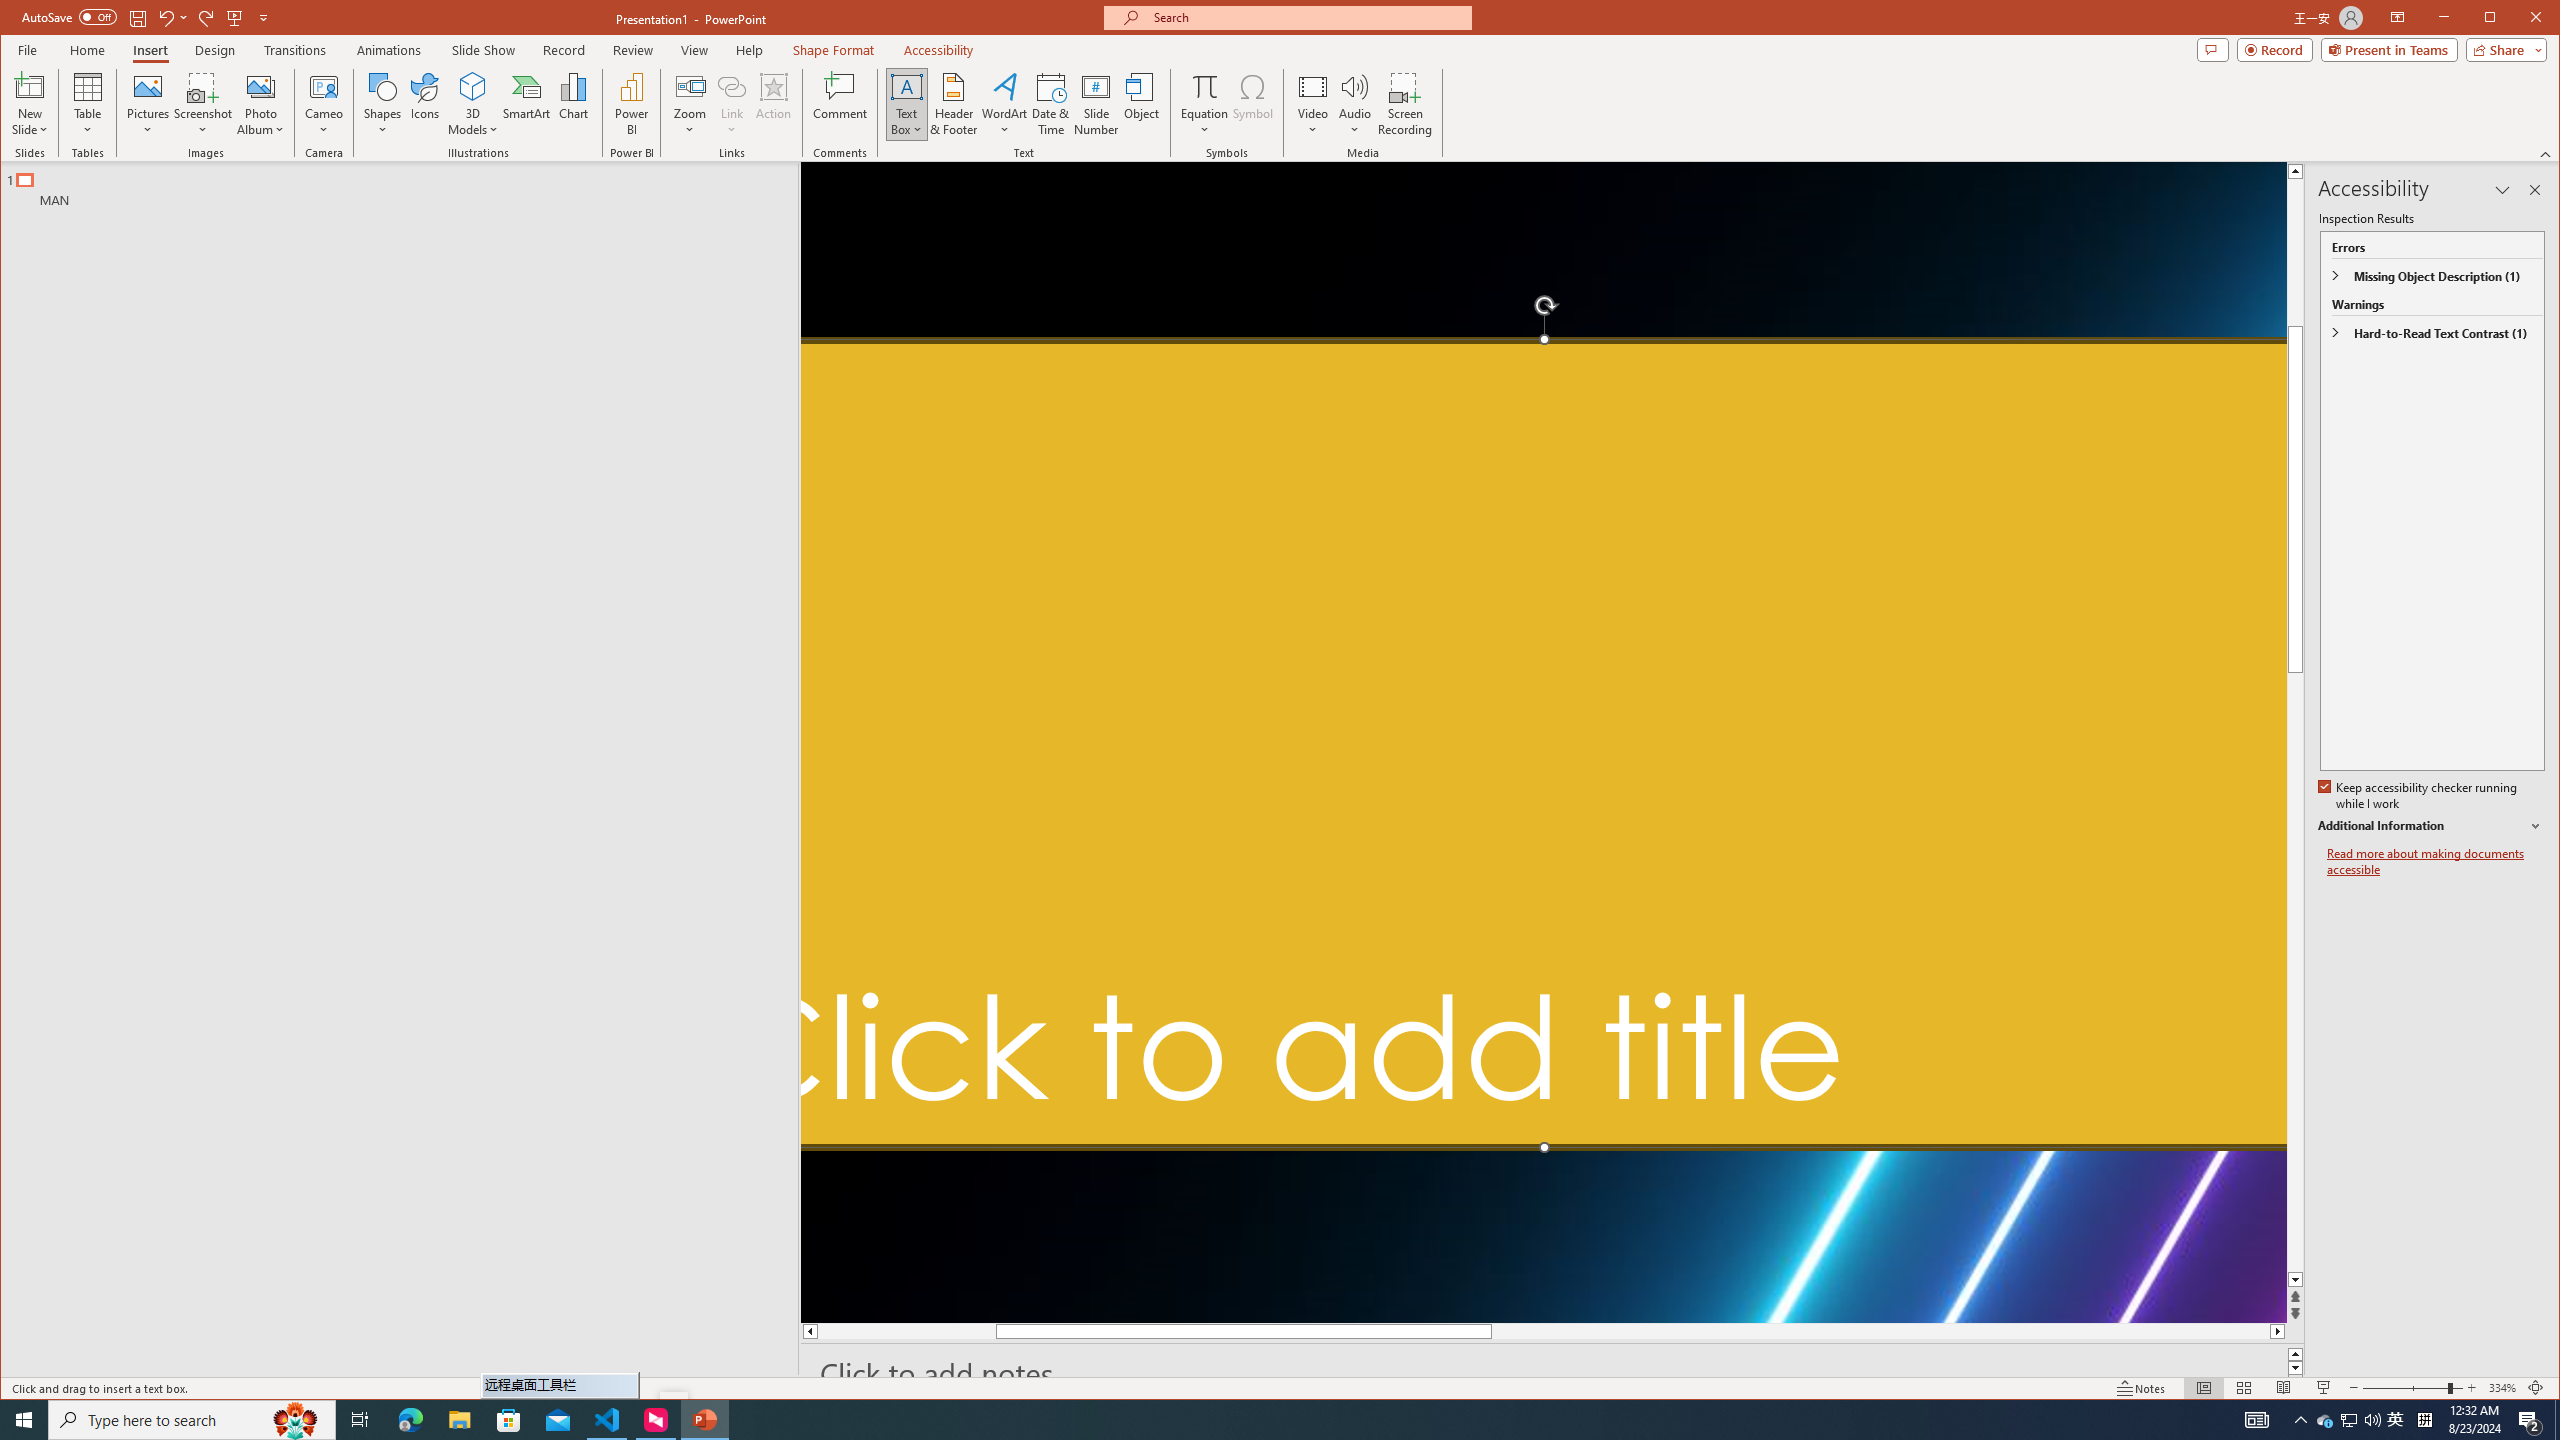 The width and height of the screenshot is (2560, 1440). I want to click on 'Equation', so click(1204, 103).